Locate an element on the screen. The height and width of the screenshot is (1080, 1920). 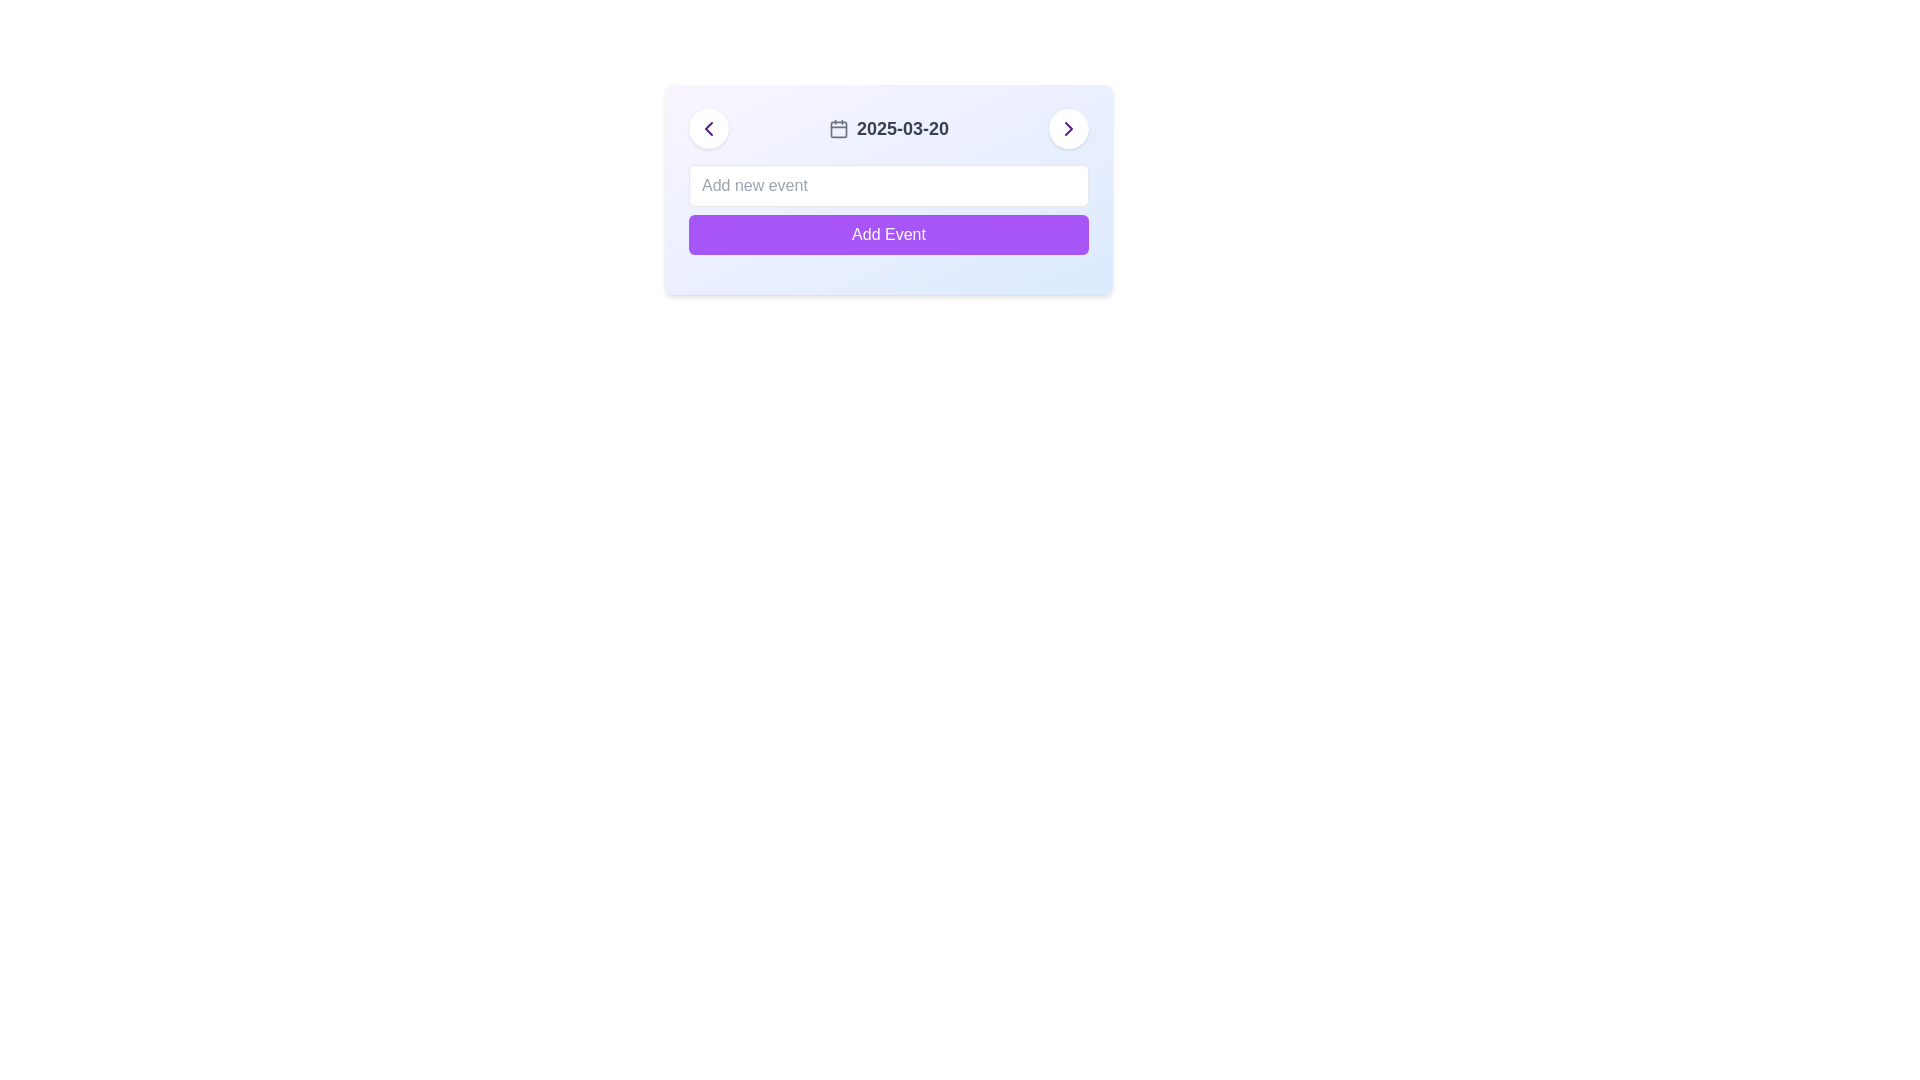
the Chevron-Left icon located on the left side of the header area in the calendar interface is located at coordinates (709, 128).